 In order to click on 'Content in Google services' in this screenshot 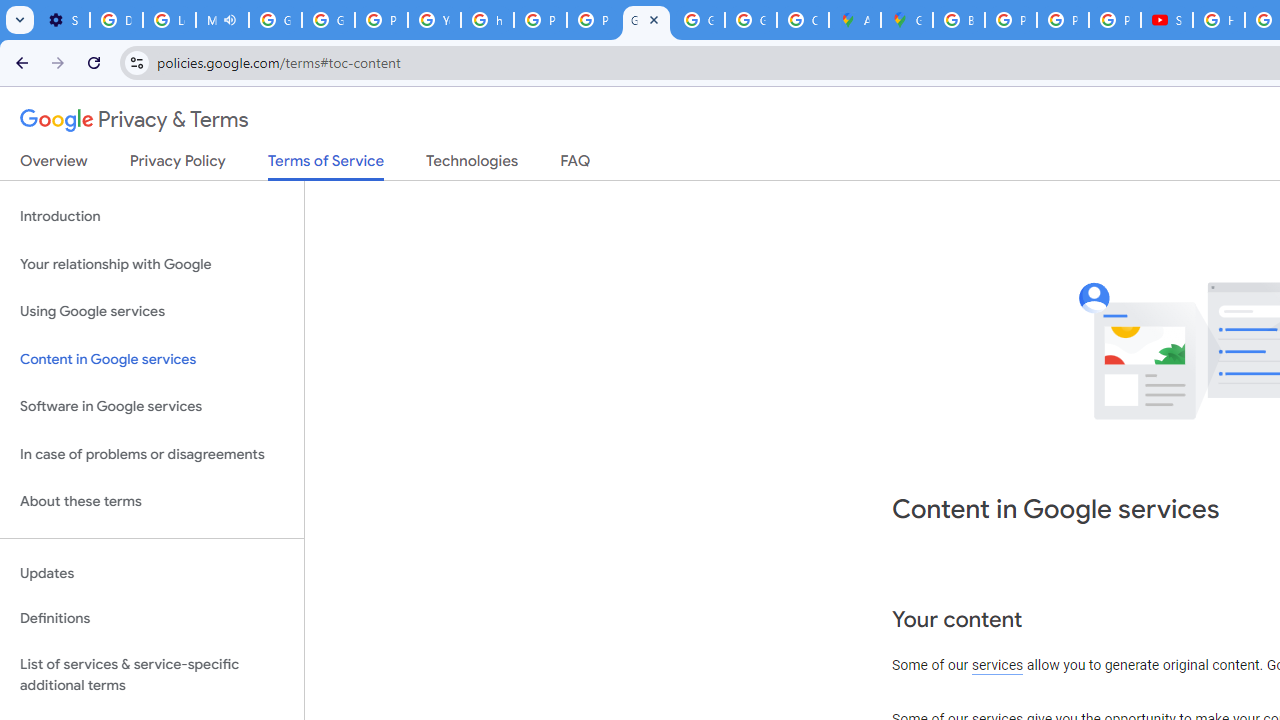, I will do `click(151, 358)`.